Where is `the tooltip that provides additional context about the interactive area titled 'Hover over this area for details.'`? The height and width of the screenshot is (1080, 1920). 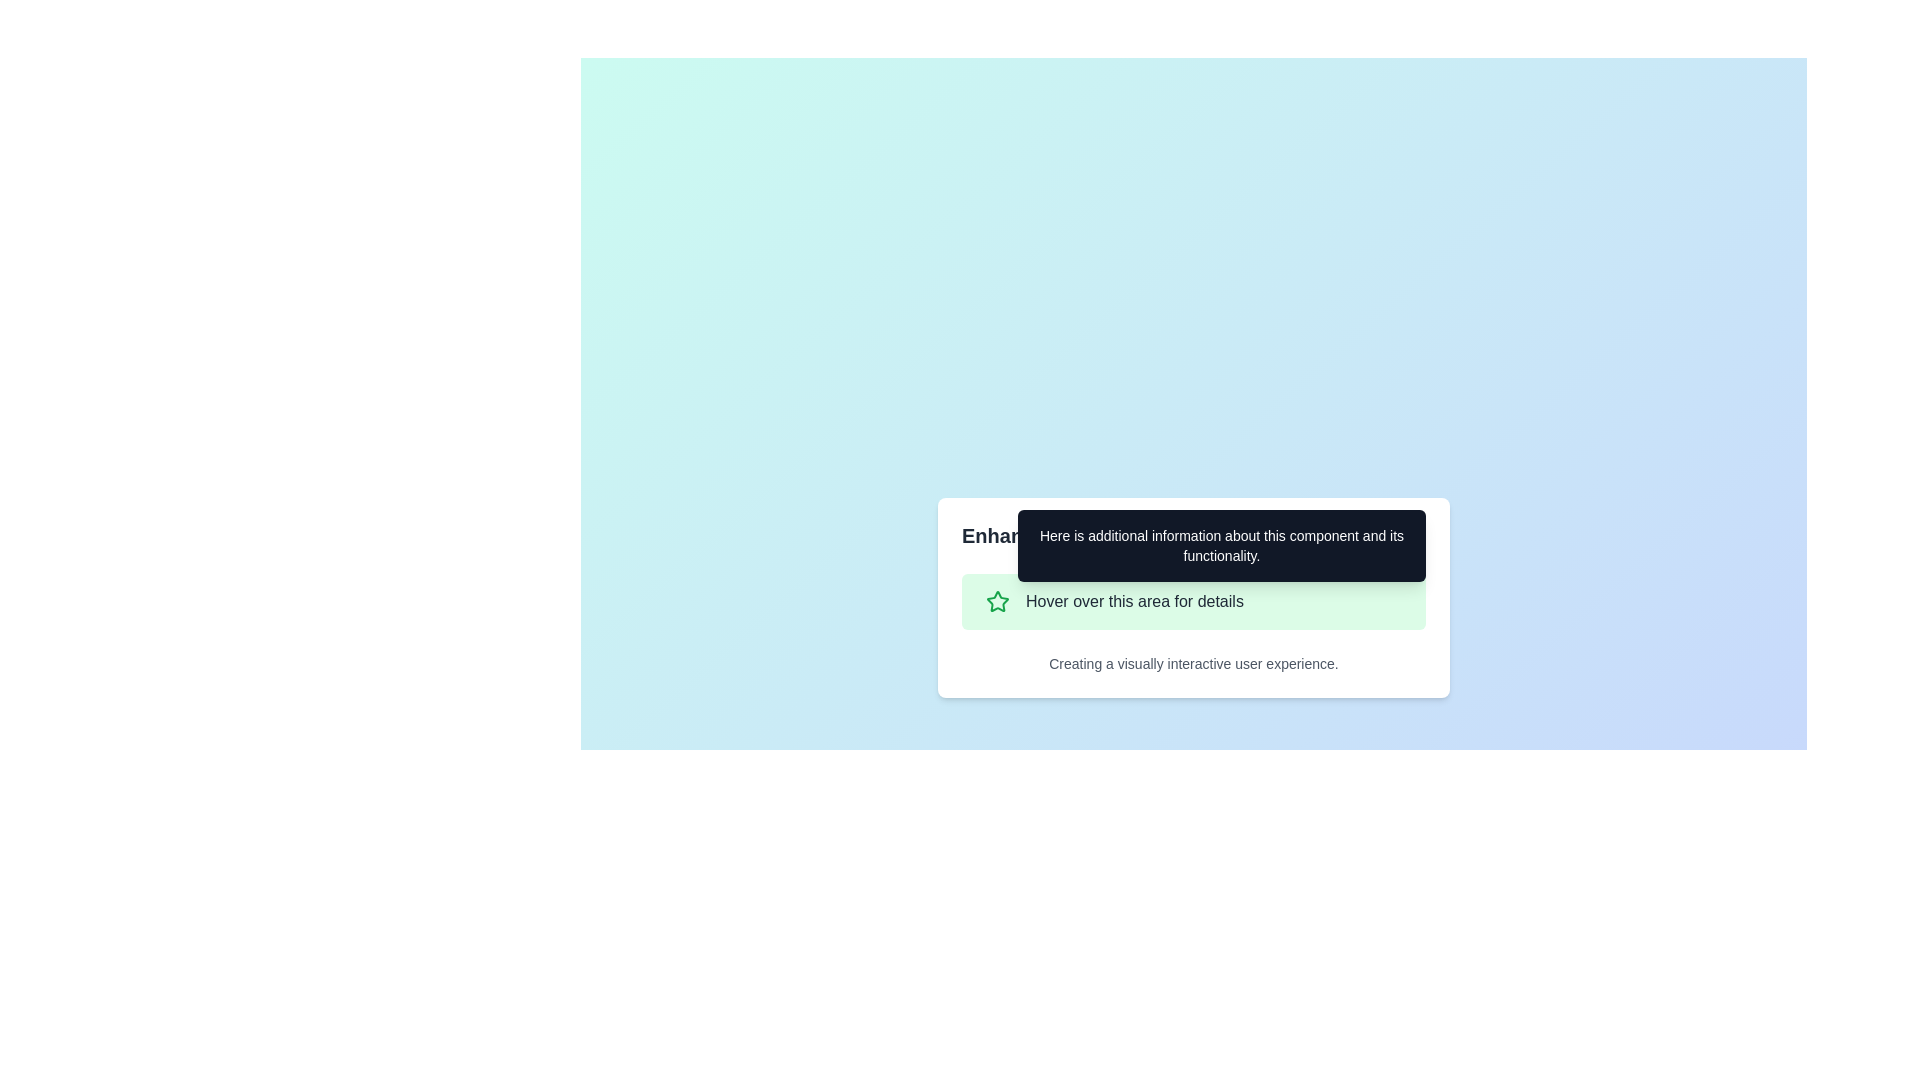 the tooltip that provides additional context about the interactive area titled 'Hover over this area for details.' is located at coordinates (1221, 546).